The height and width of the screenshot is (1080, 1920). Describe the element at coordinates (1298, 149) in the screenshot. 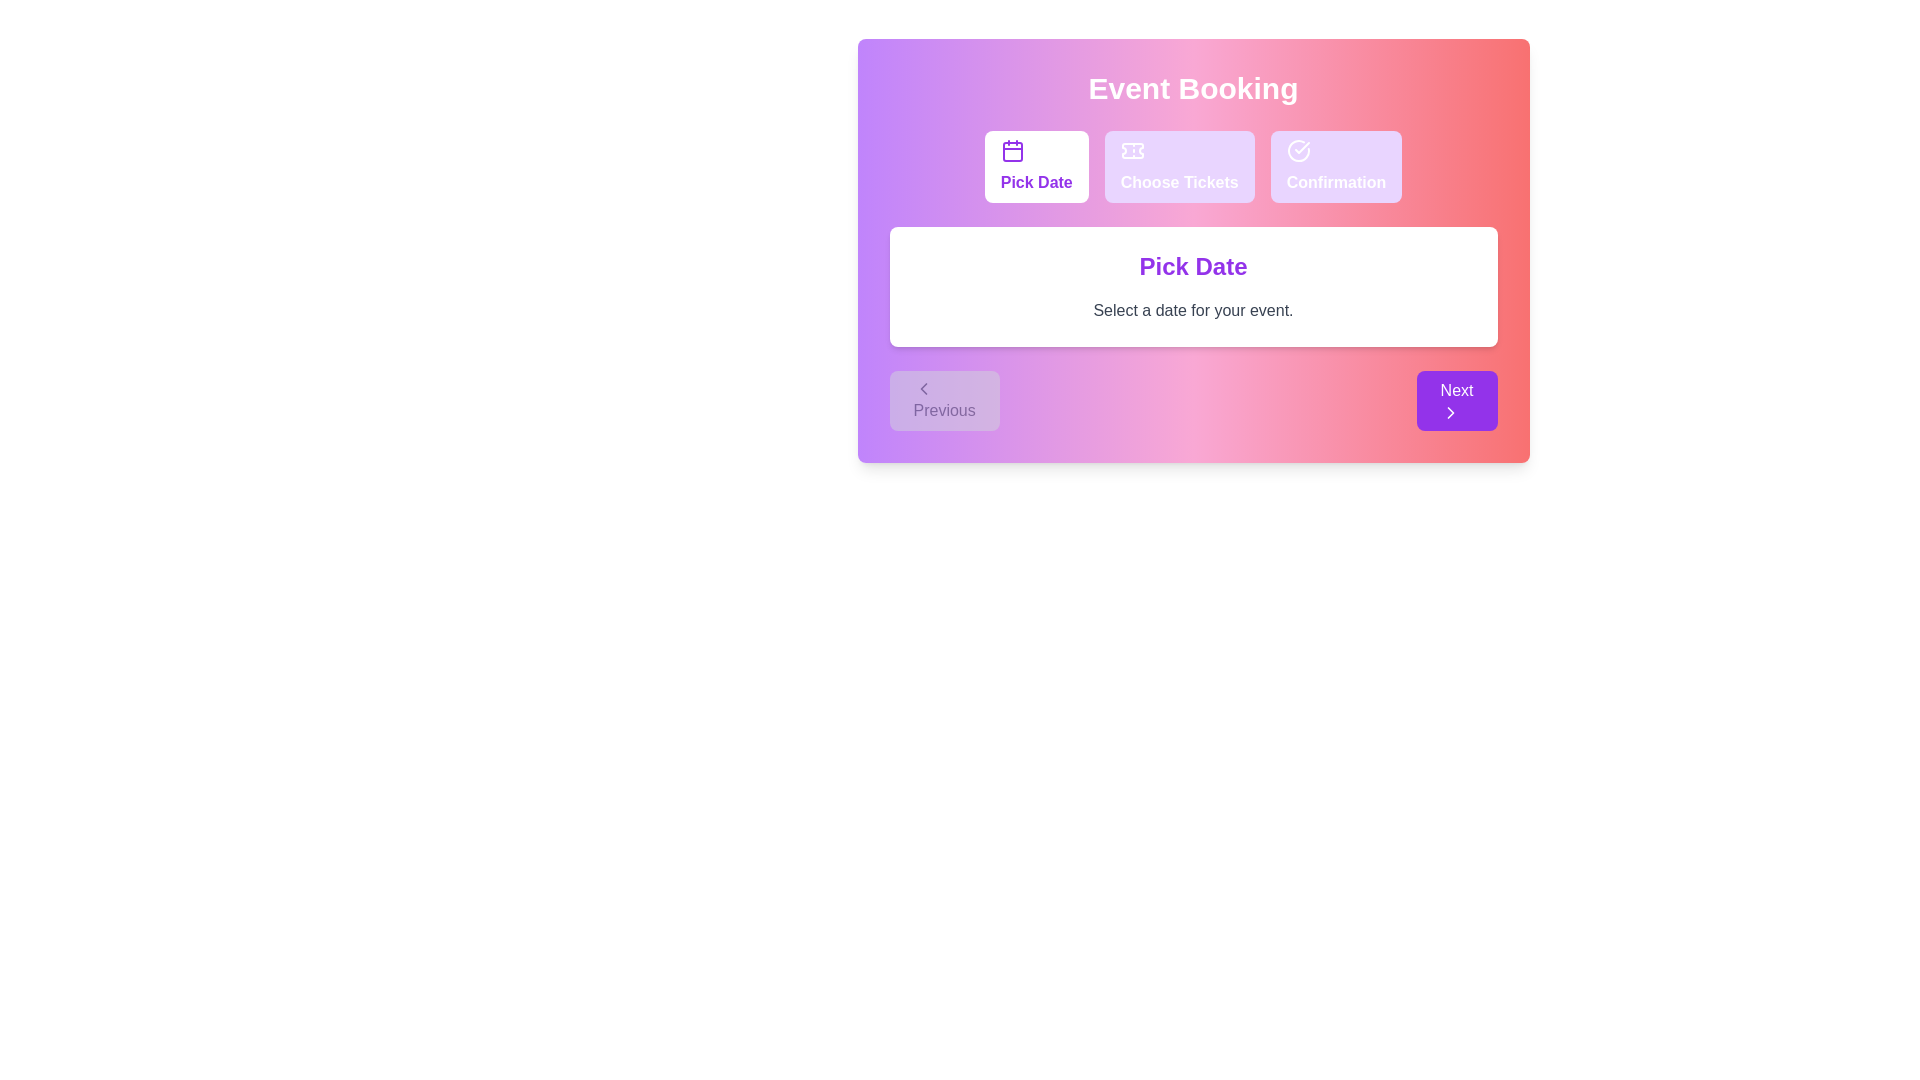

I see `the confirmation icon, which visually represents success and is part of the 'Confirmation' button located under the 'Event Booking' heading` at that location.